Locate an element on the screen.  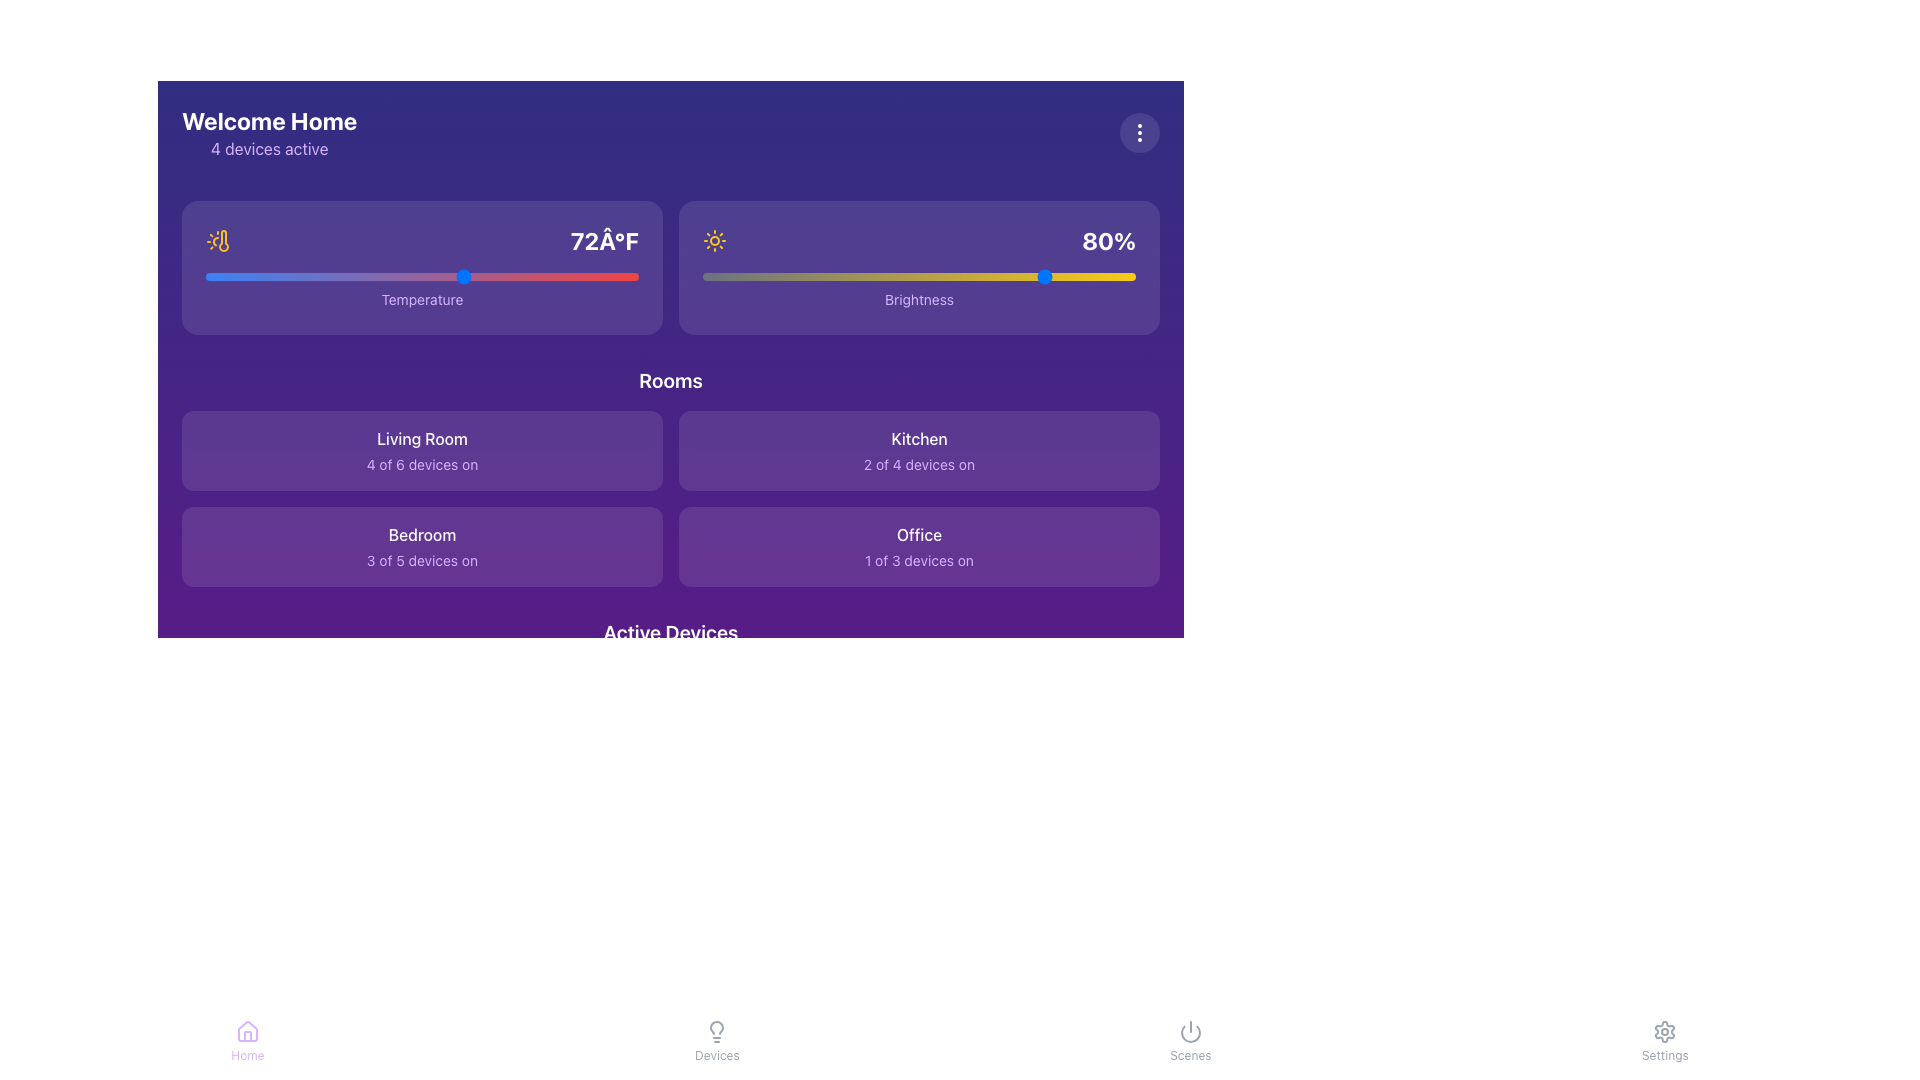
the third button in the navigation bar at the bottom of the interface is located at coordinates (1190, 1040).